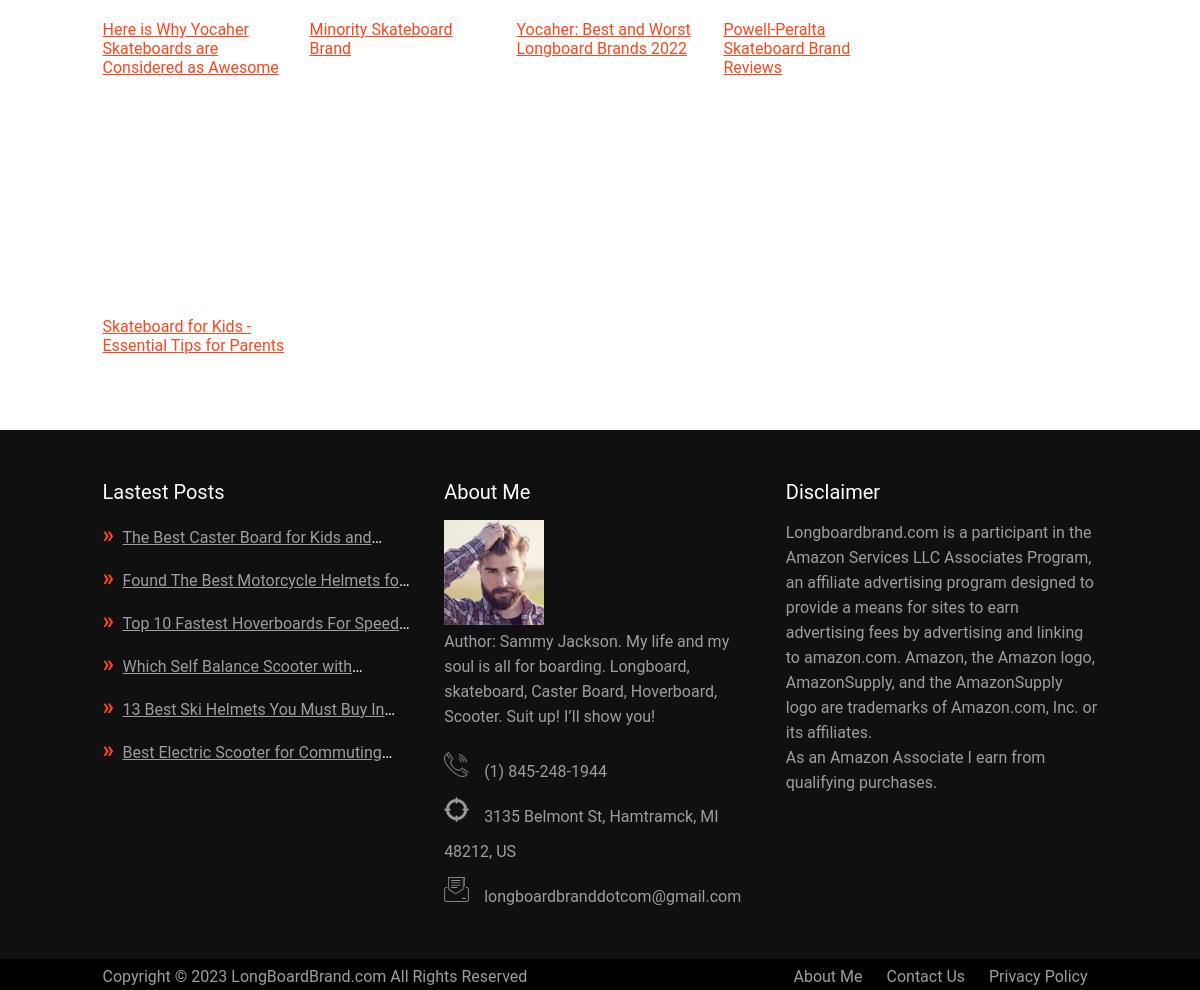 The width and height of the screenshot is (1200, 990). I want to click on 'Which Self Balance Scooter with Bluetooth Is the Best in 2023?', so click(226, 683).